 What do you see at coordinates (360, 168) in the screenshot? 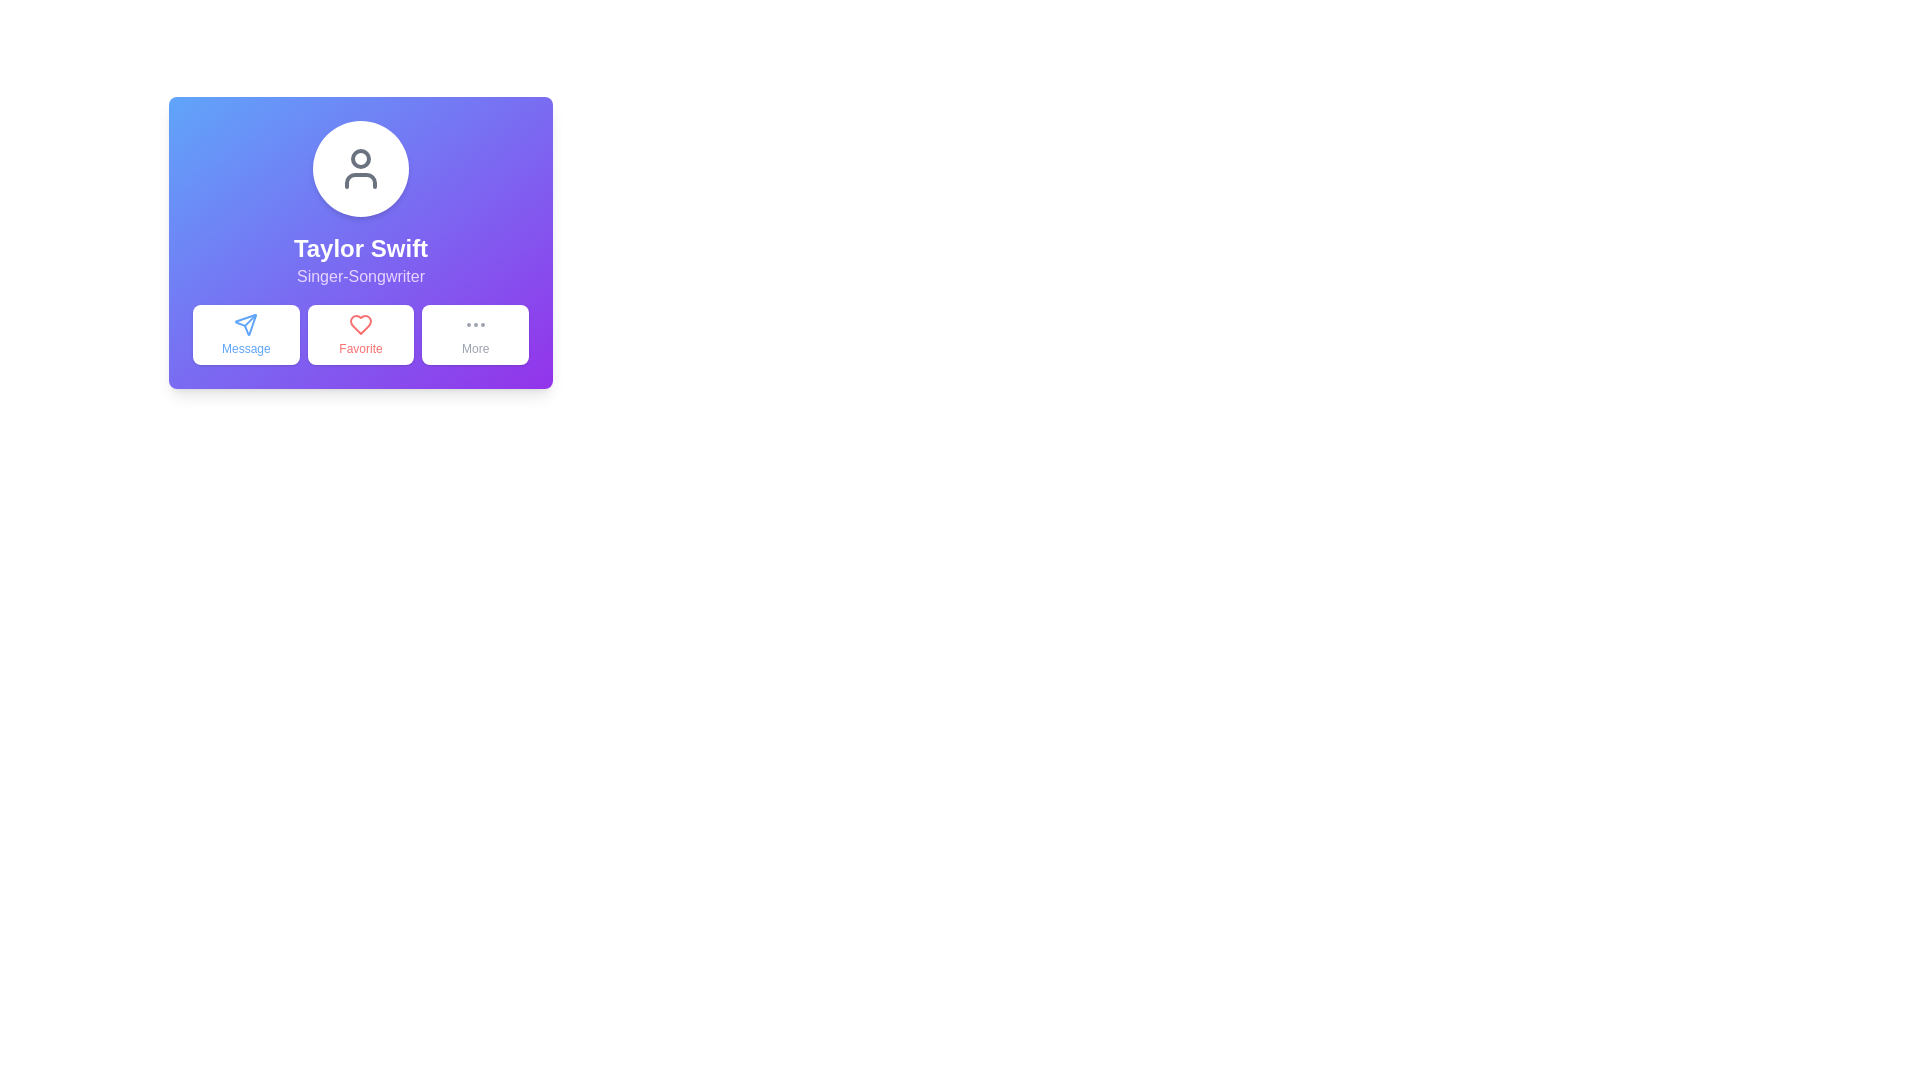
I see `the user profile icon, which is centrally positioned within a white circular background in the top half of the card layout` at bounding box center [360, 168].